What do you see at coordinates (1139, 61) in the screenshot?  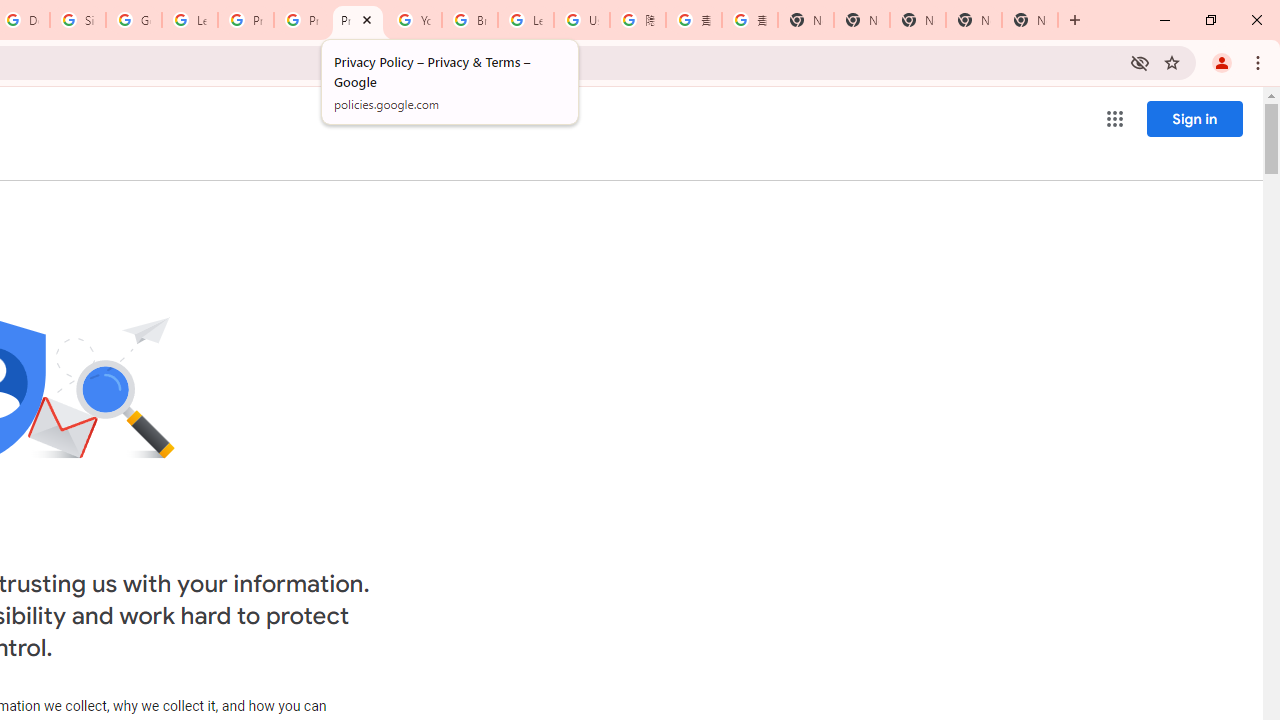 I see `'Third-party cookies blocked'` at bounding box center [1139, 61].